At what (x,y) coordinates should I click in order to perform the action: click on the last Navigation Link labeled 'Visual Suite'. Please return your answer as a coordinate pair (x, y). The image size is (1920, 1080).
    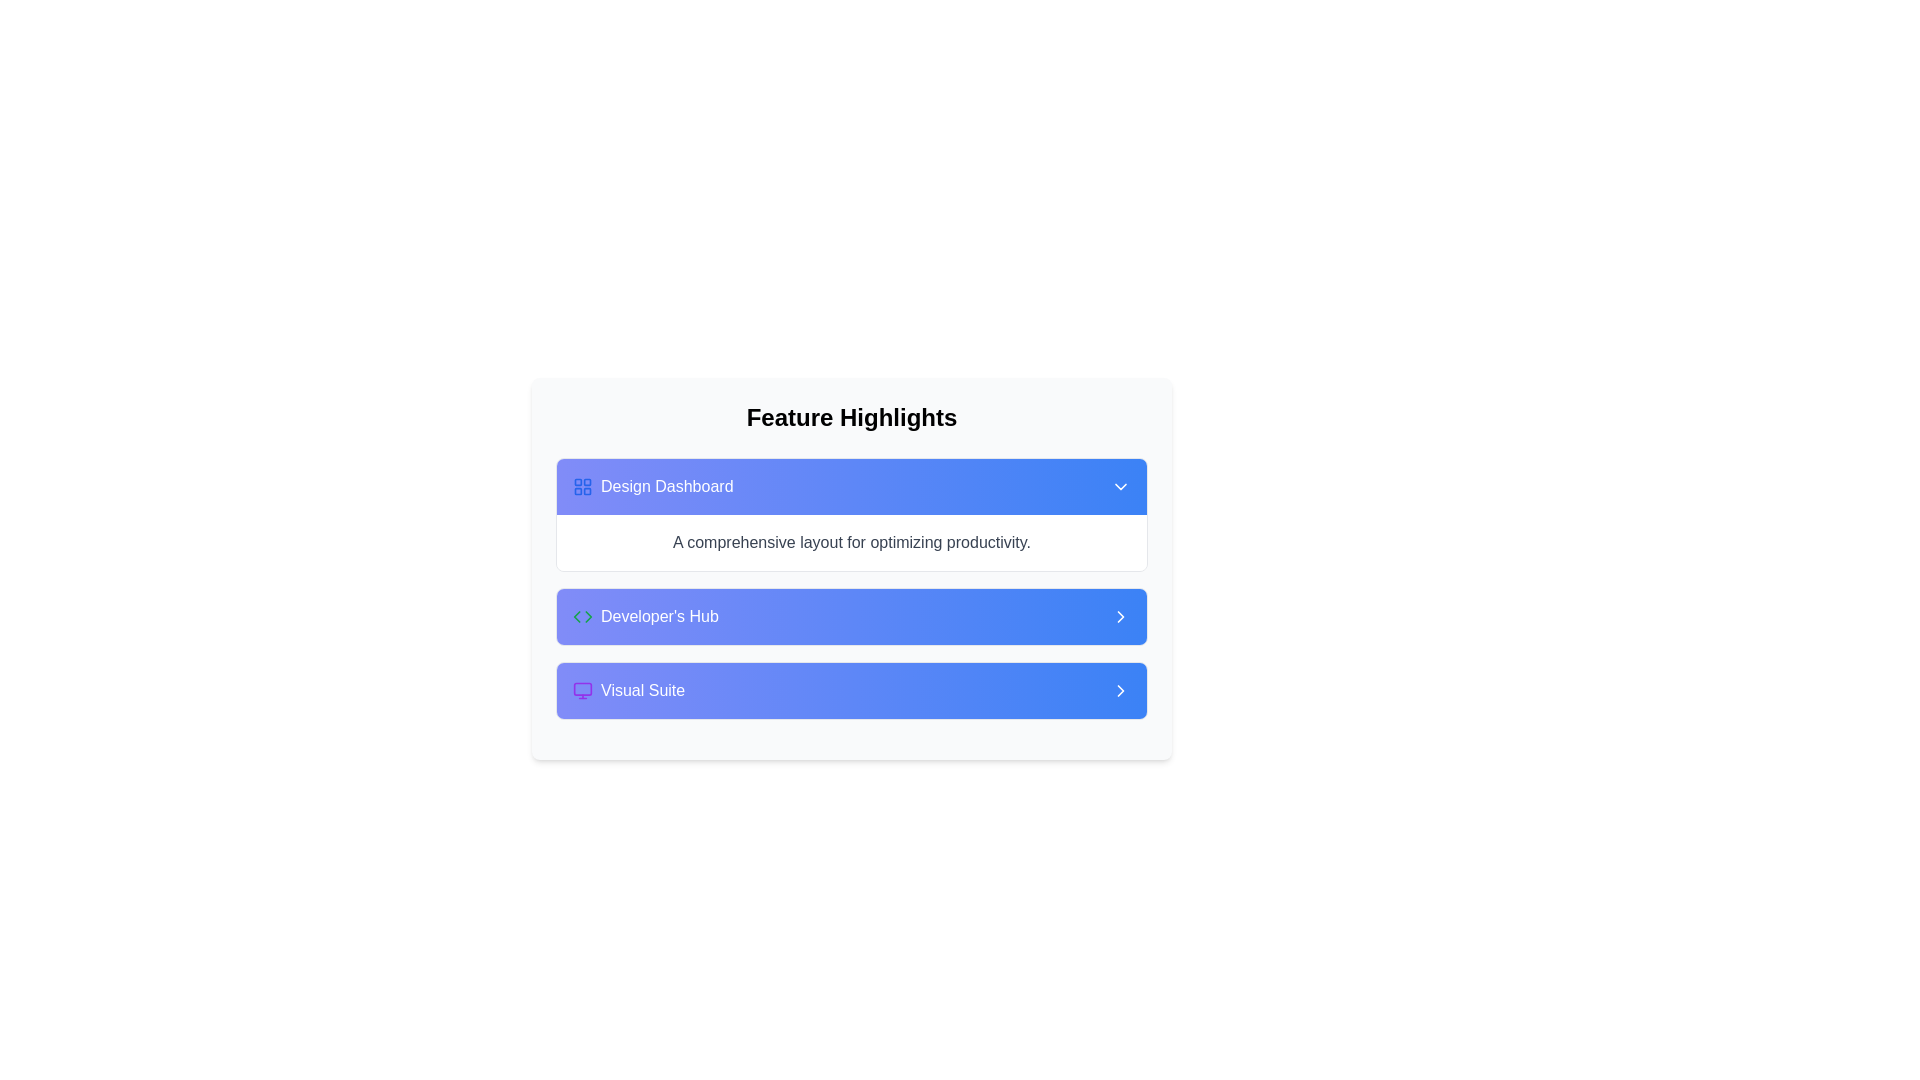
    Looking at the image, I should click on (628, 689).